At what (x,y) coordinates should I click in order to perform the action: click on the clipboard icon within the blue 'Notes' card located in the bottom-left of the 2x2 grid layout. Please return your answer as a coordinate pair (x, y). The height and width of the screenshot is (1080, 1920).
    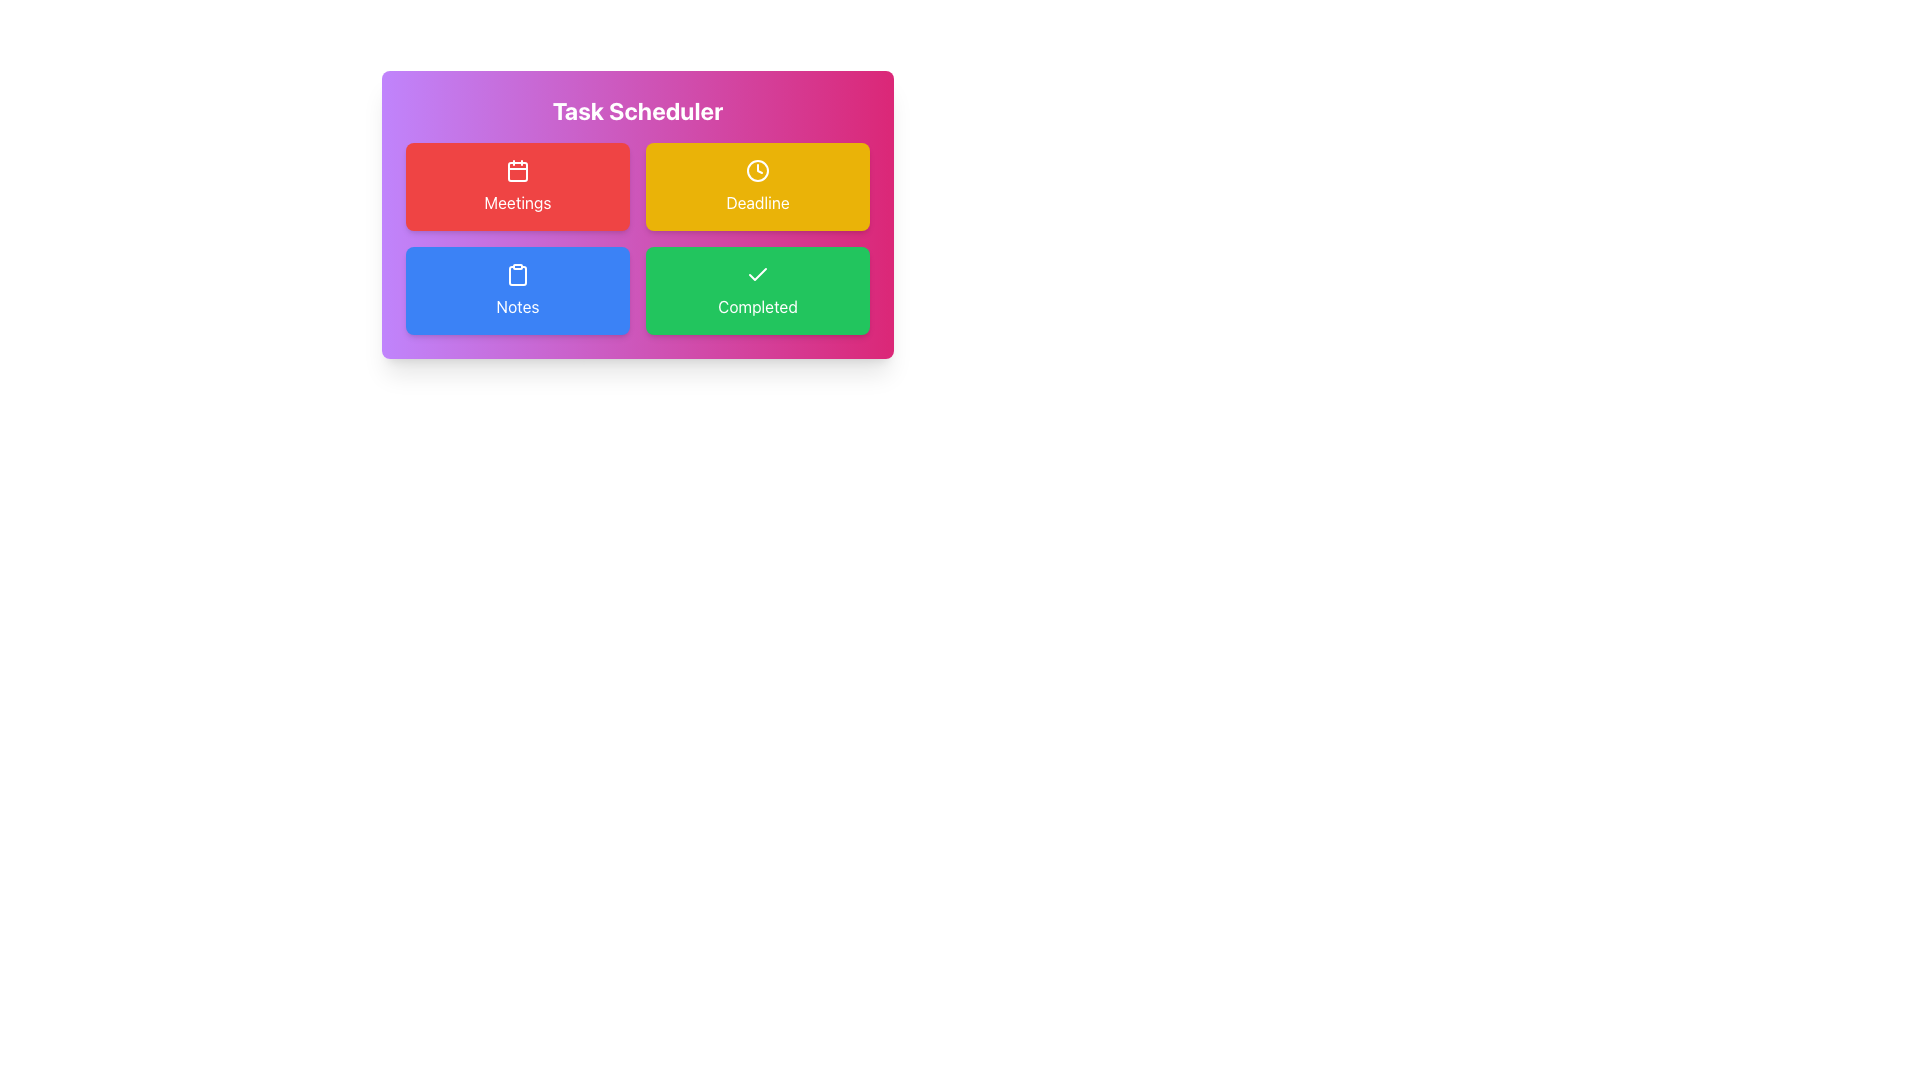
    Looking at the image, I should click on (518, 276).